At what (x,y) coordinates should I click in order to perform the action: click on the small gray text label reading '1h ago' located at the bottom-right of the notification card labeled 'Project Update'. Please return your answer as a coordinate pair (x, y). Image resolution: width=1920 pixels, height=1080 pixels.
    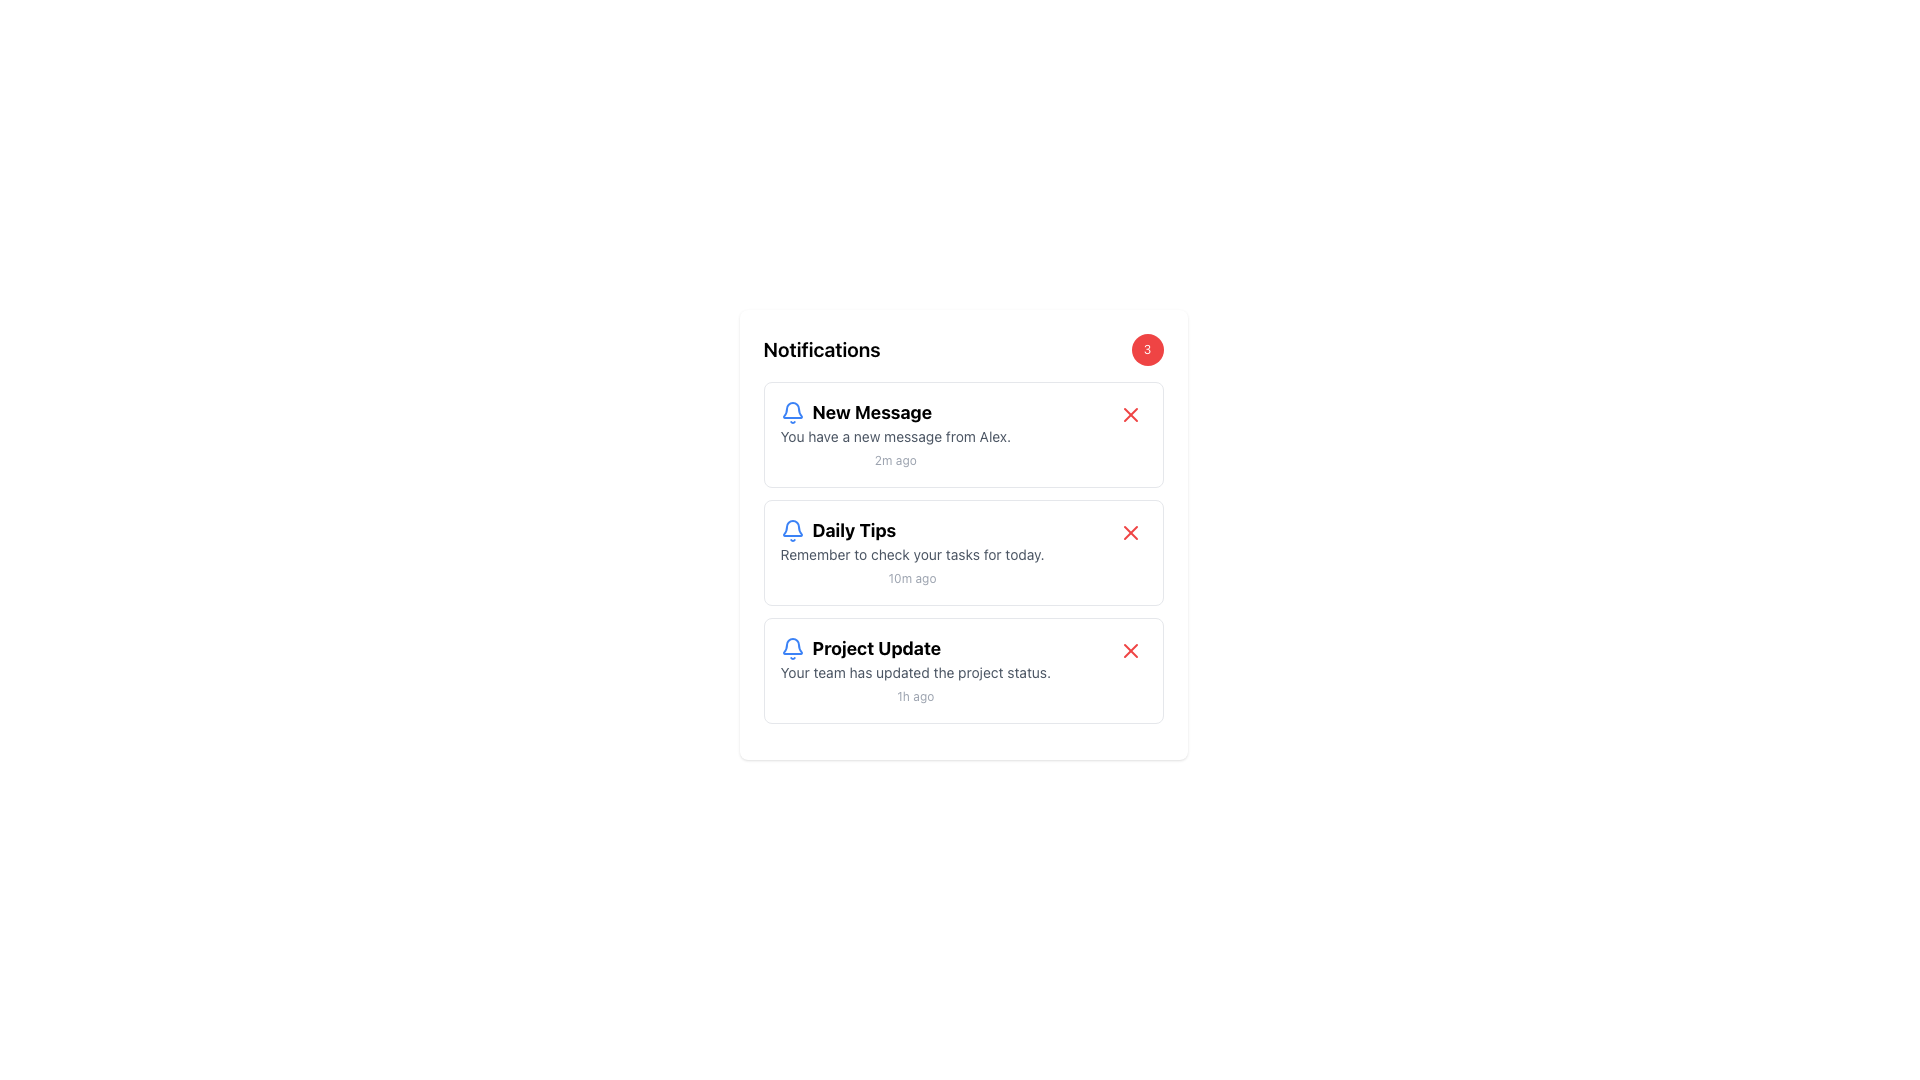
    Looking at the image, I should click on (914, 695).